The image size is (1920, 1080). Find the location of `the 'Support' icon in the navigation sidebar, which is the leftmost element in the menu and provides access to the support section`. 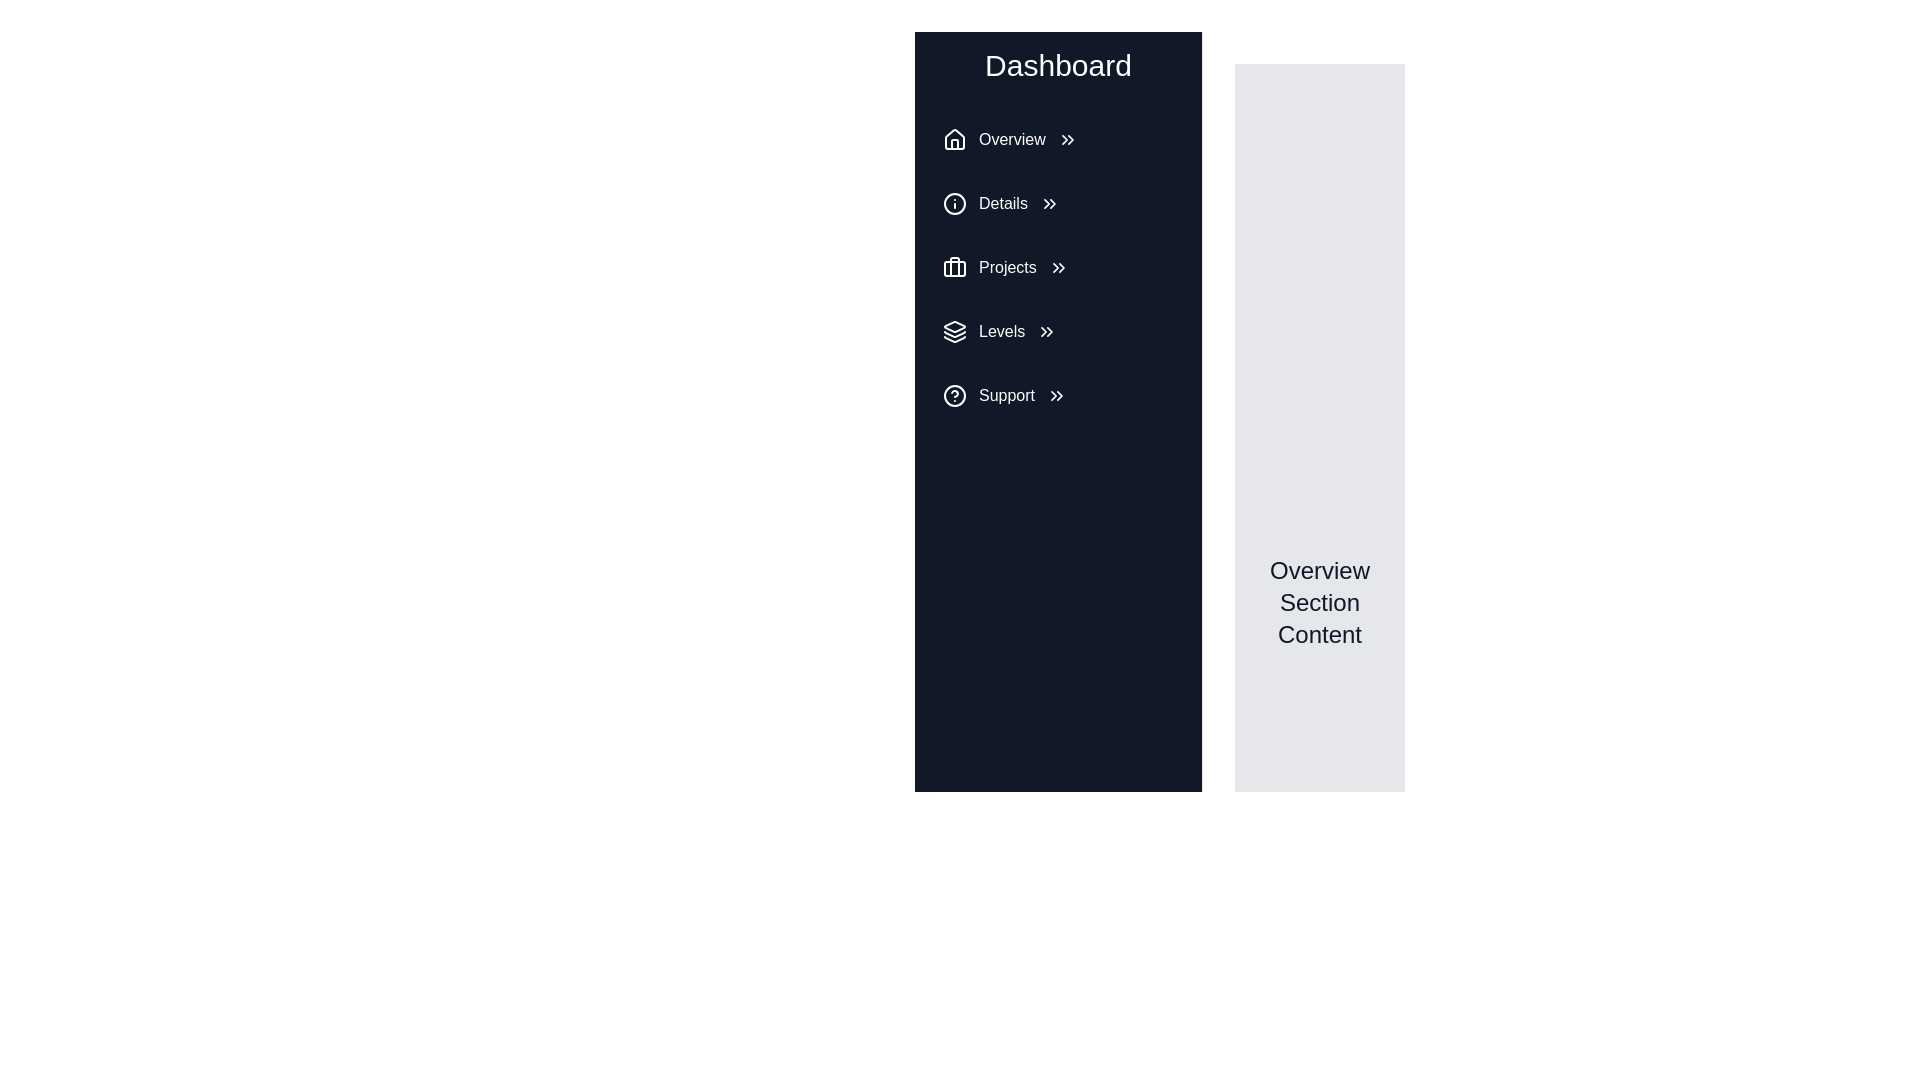

the 'Support' icon in the navigation sidebar, which is the leftmost element in the menu and provides access to the support section is located at coordinates (954, 396).